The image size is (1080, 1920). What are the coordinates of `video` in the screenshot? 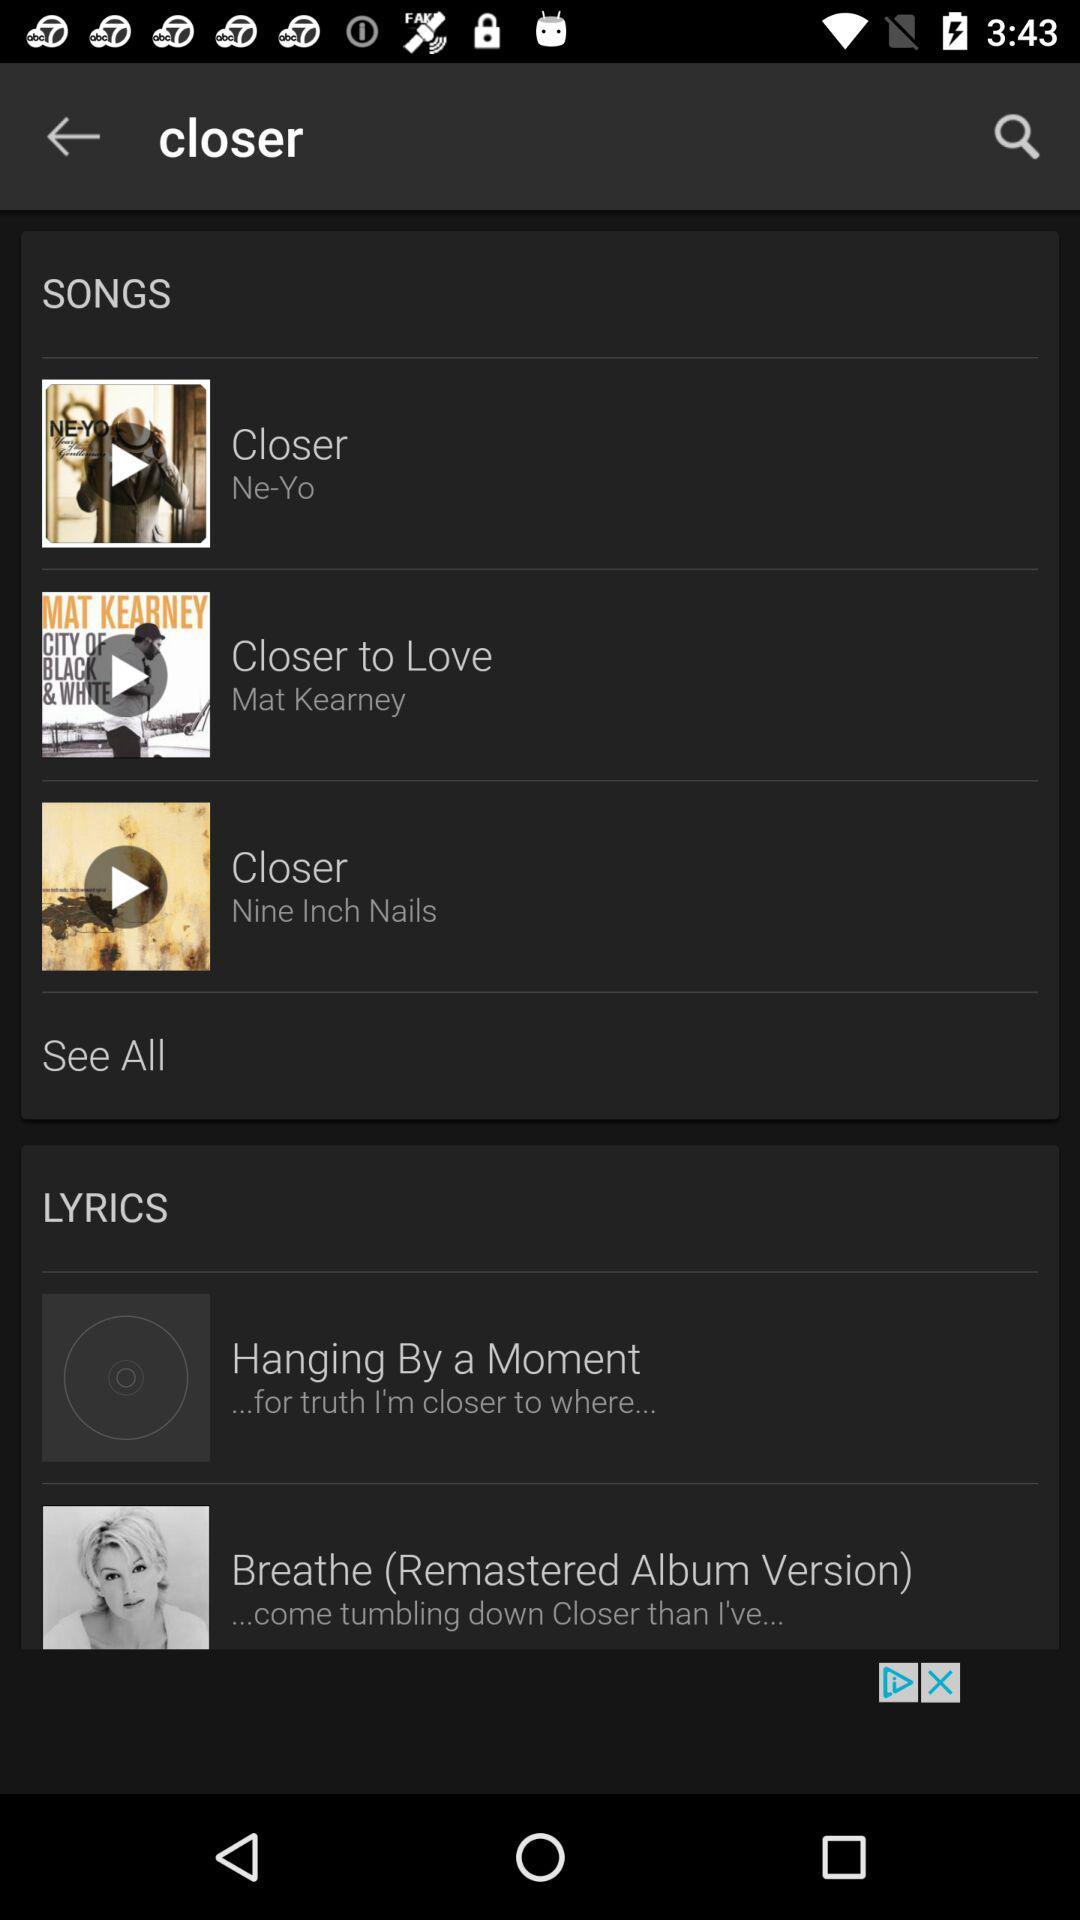 It's located at (126, 885).